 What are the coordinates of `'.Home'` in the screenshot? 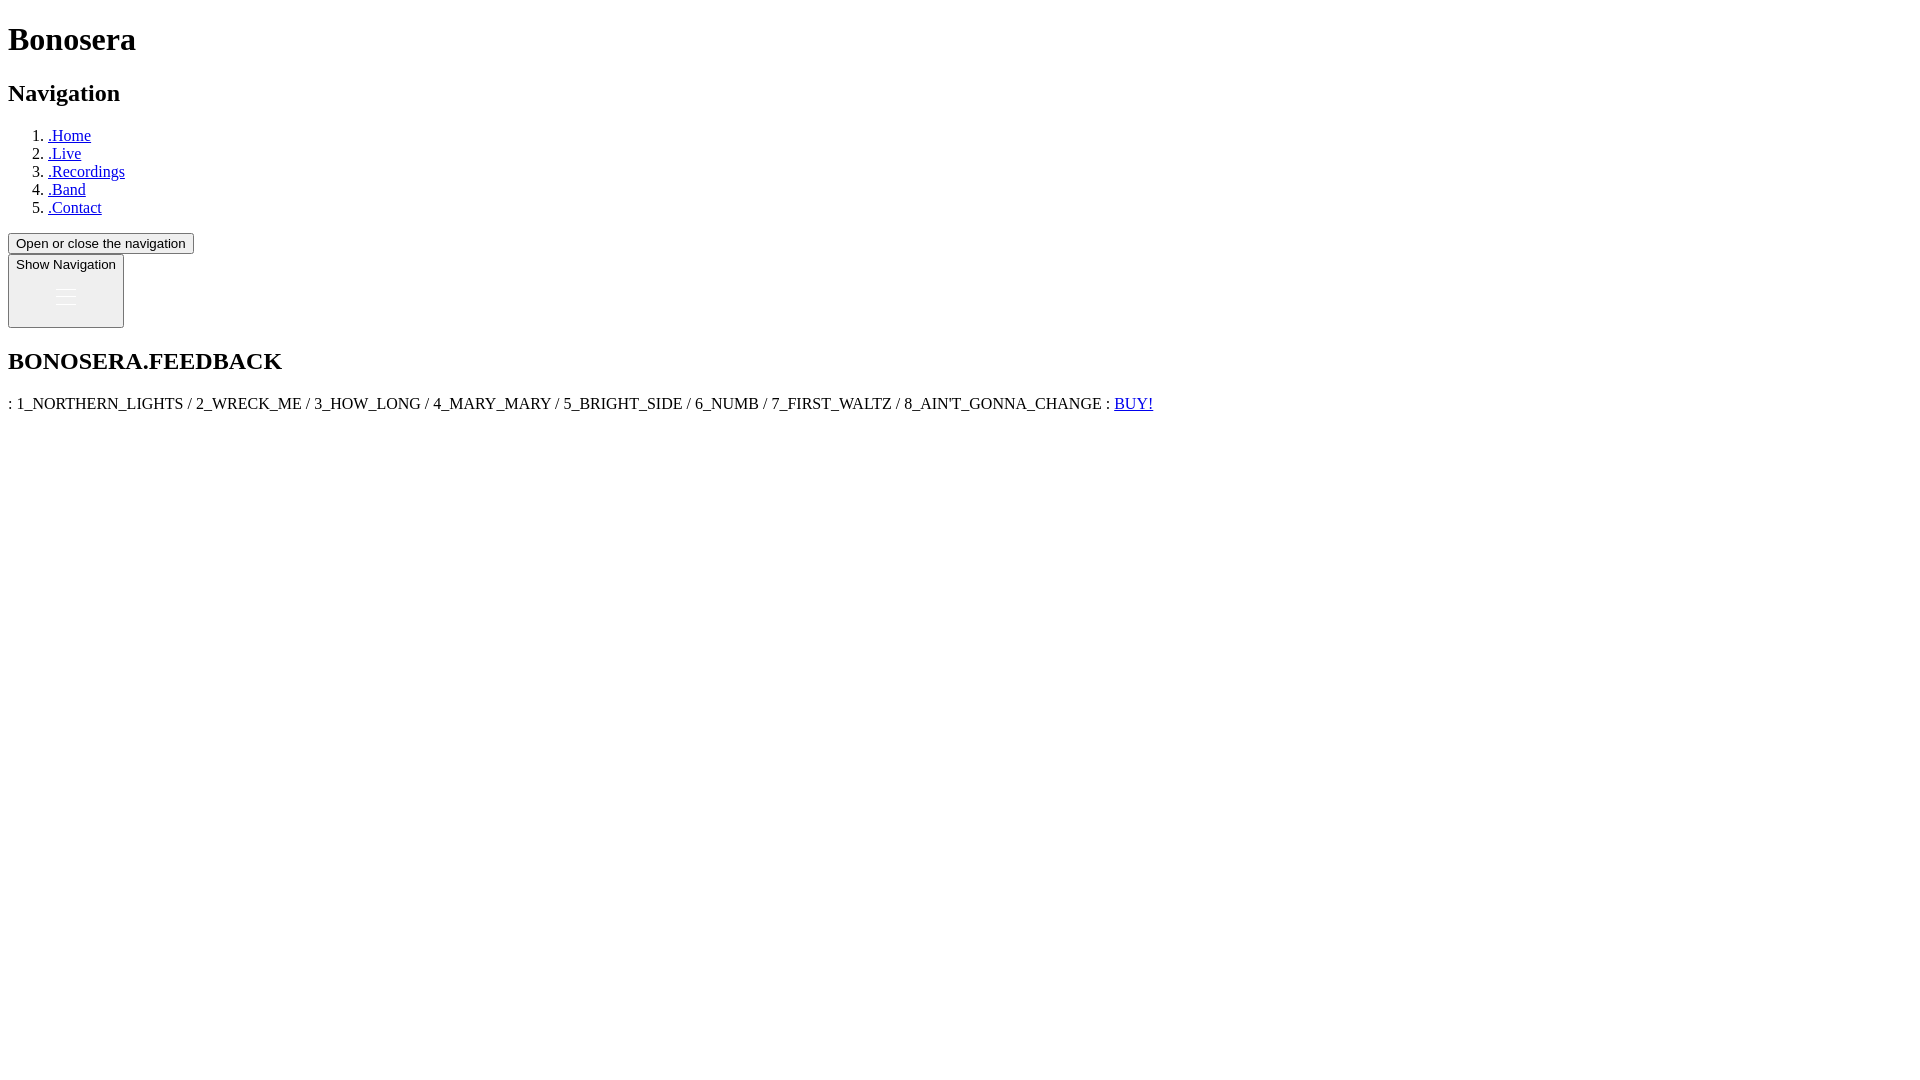 It's located at (48, 135).